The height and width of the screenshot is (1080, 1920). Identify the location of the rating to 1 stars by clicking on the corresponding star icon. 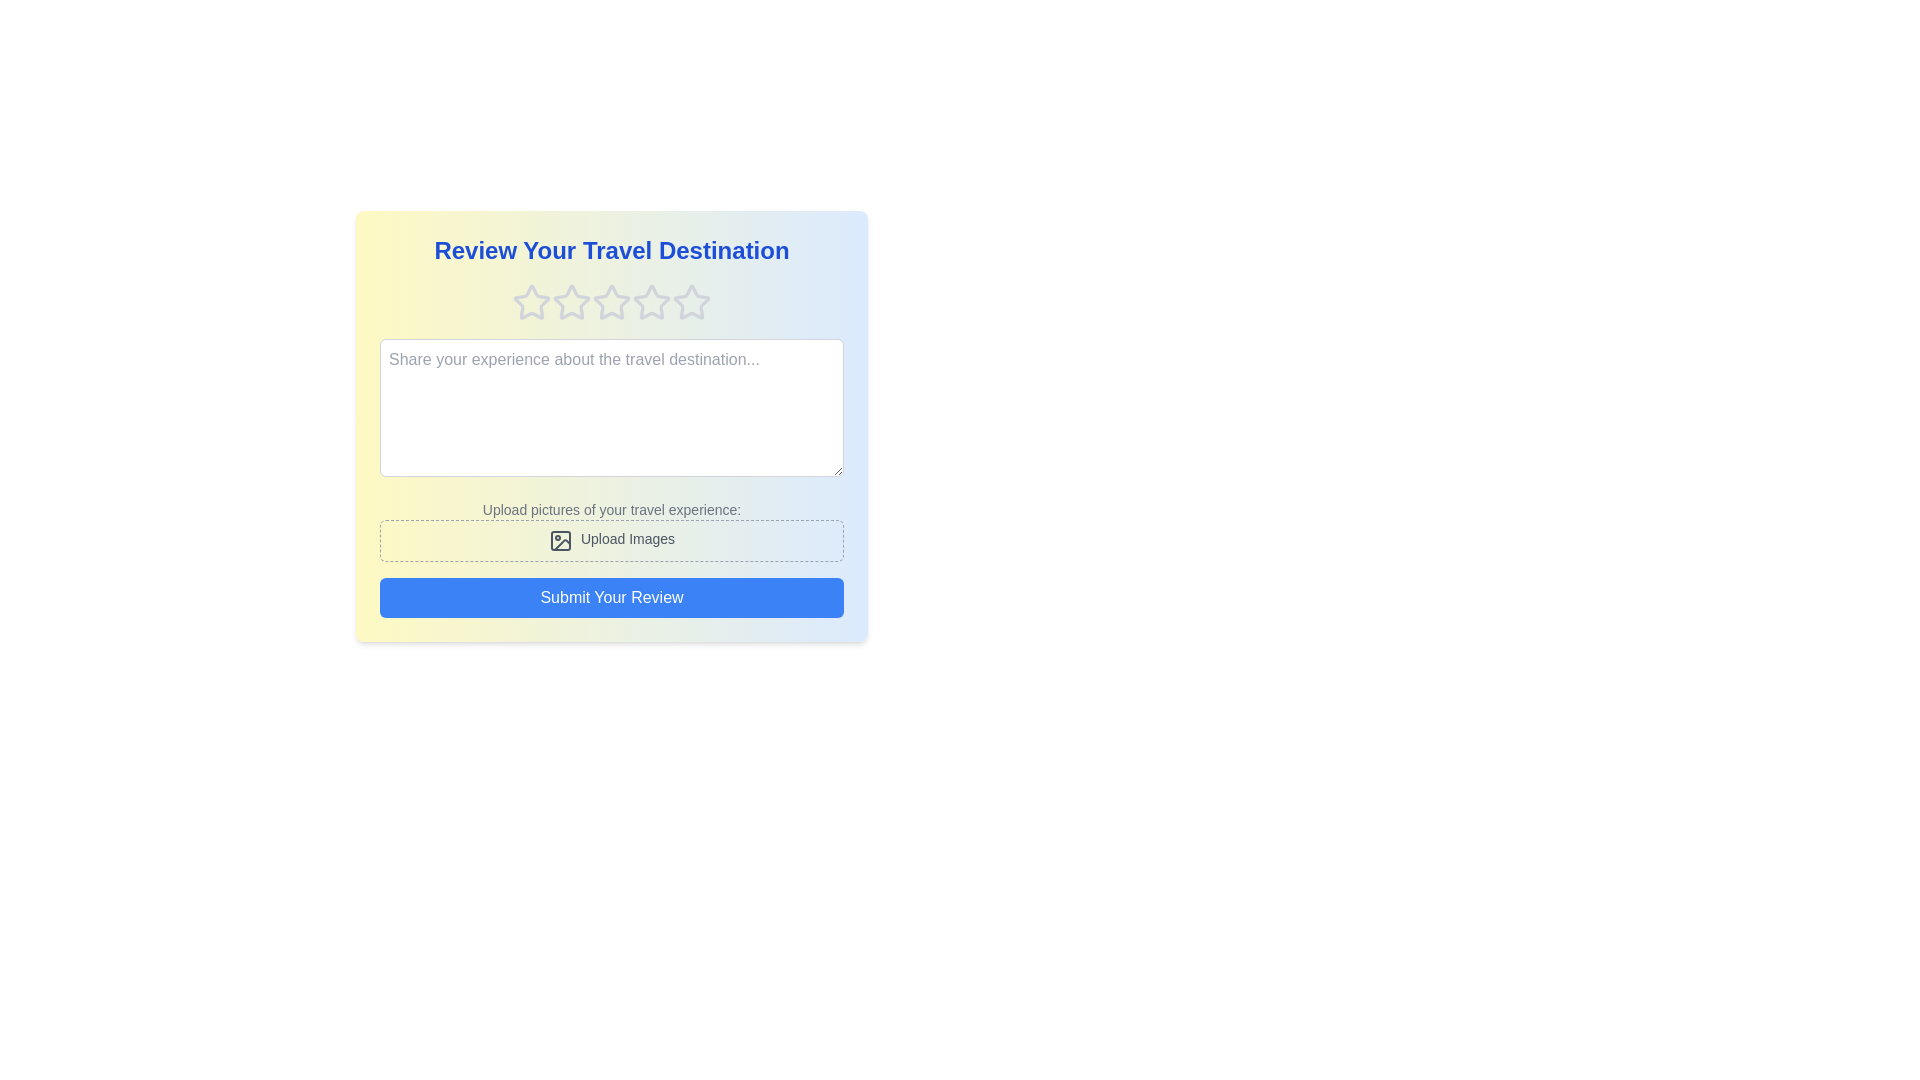
(532, 303).